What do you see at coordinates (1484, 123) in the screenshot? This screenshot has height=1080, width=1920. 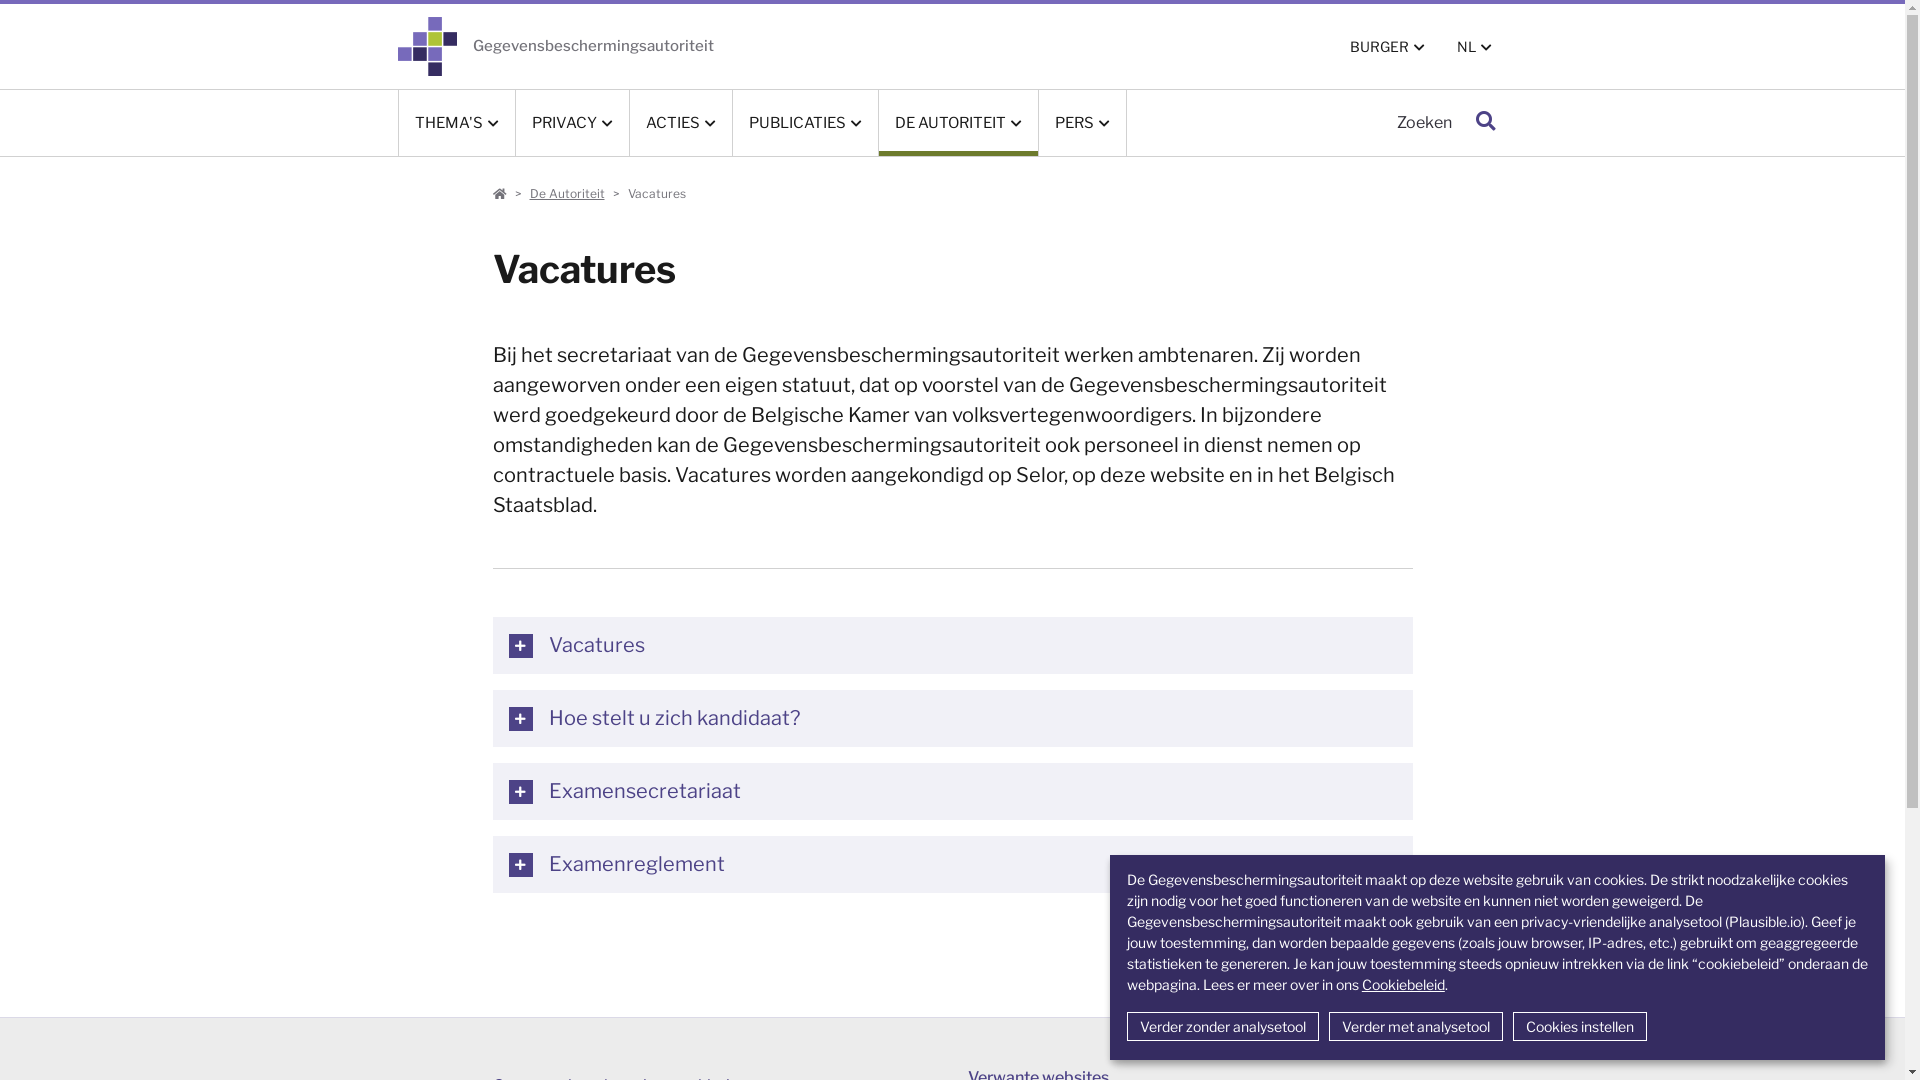 I see `'Zoeken'` at bounding box center [1484, 123].